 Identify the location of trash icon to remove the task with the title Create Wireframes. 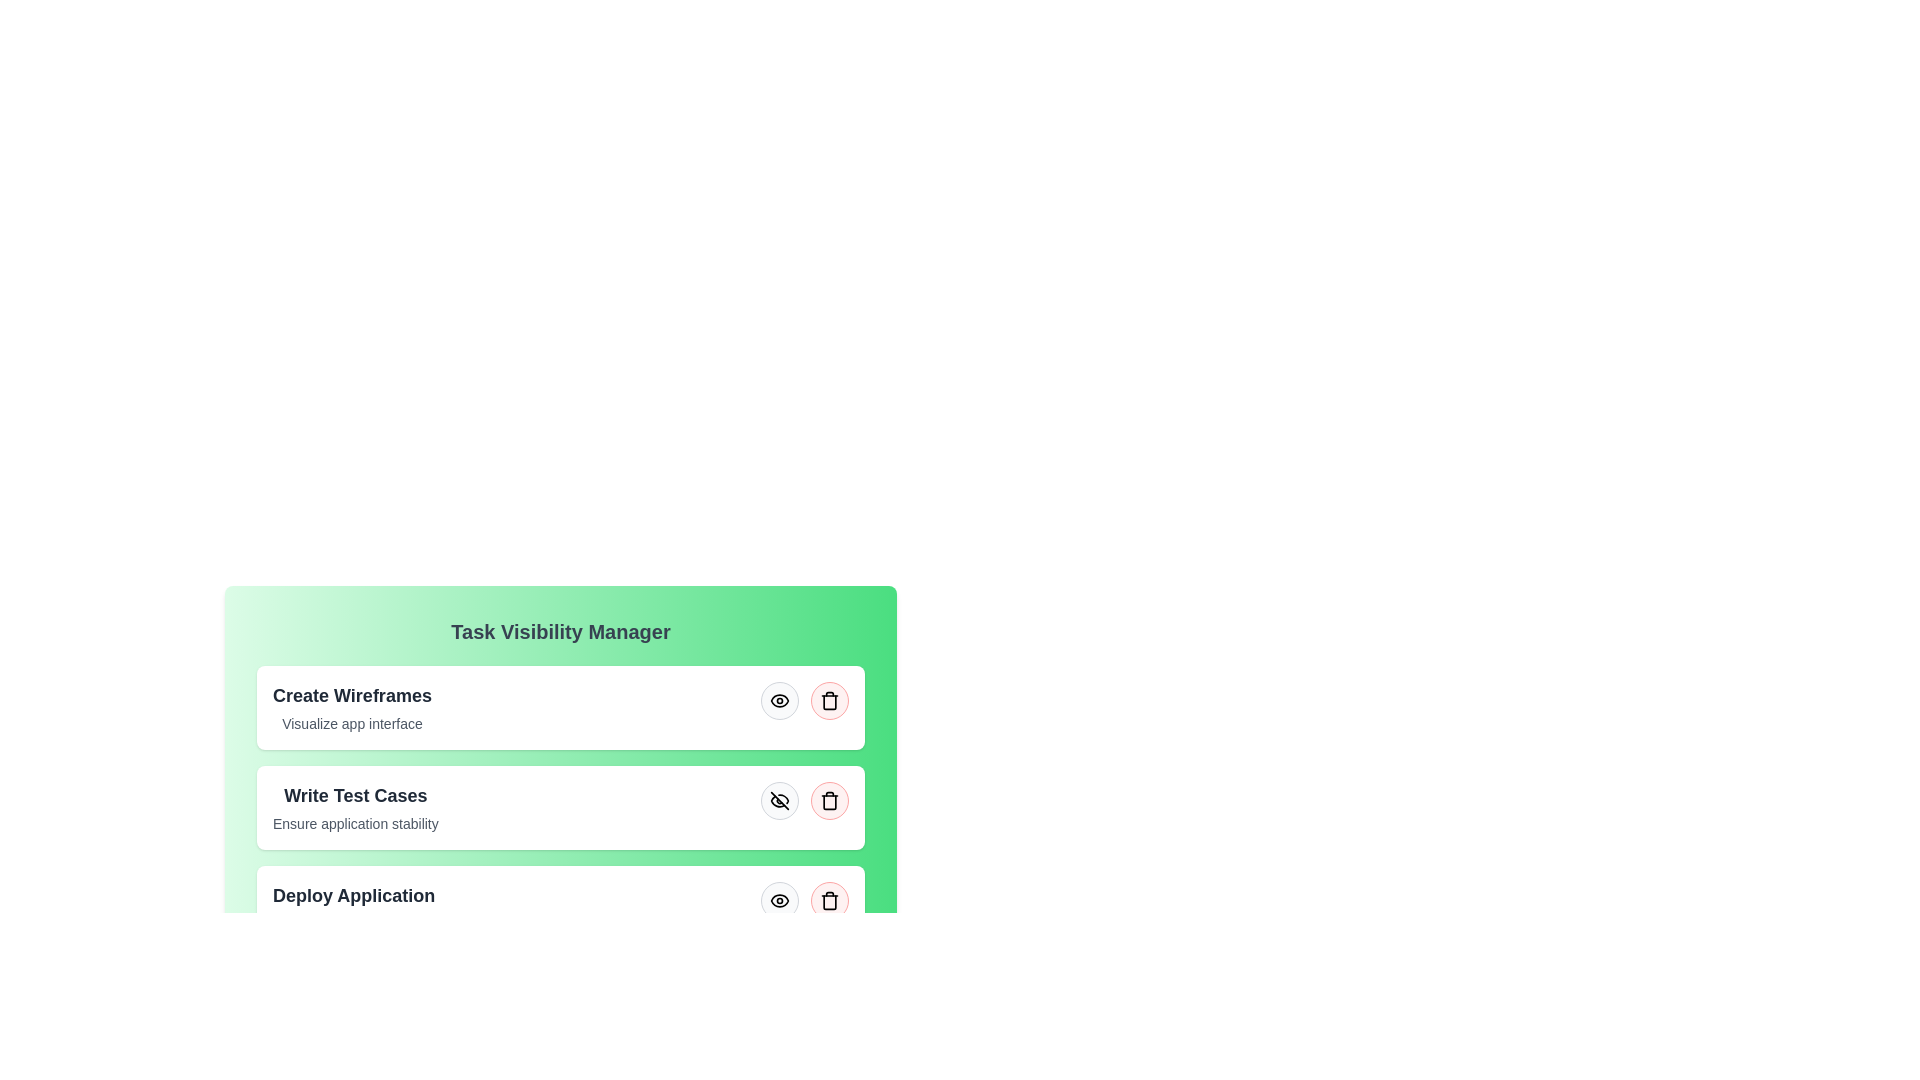
(830, 700).